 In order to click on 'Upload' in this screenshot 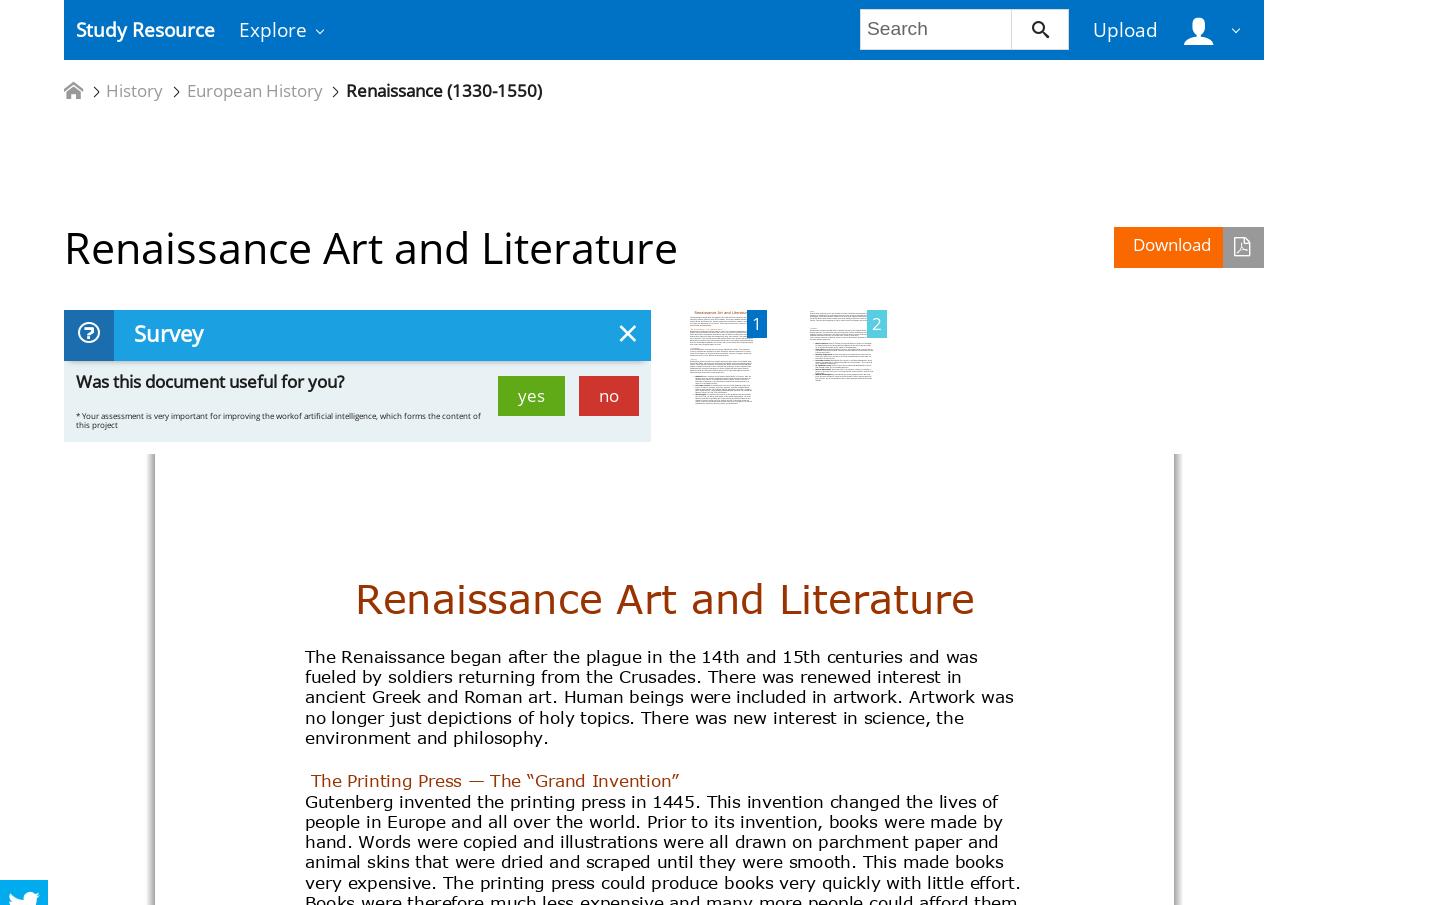, I will do `click(1123, 28)`.